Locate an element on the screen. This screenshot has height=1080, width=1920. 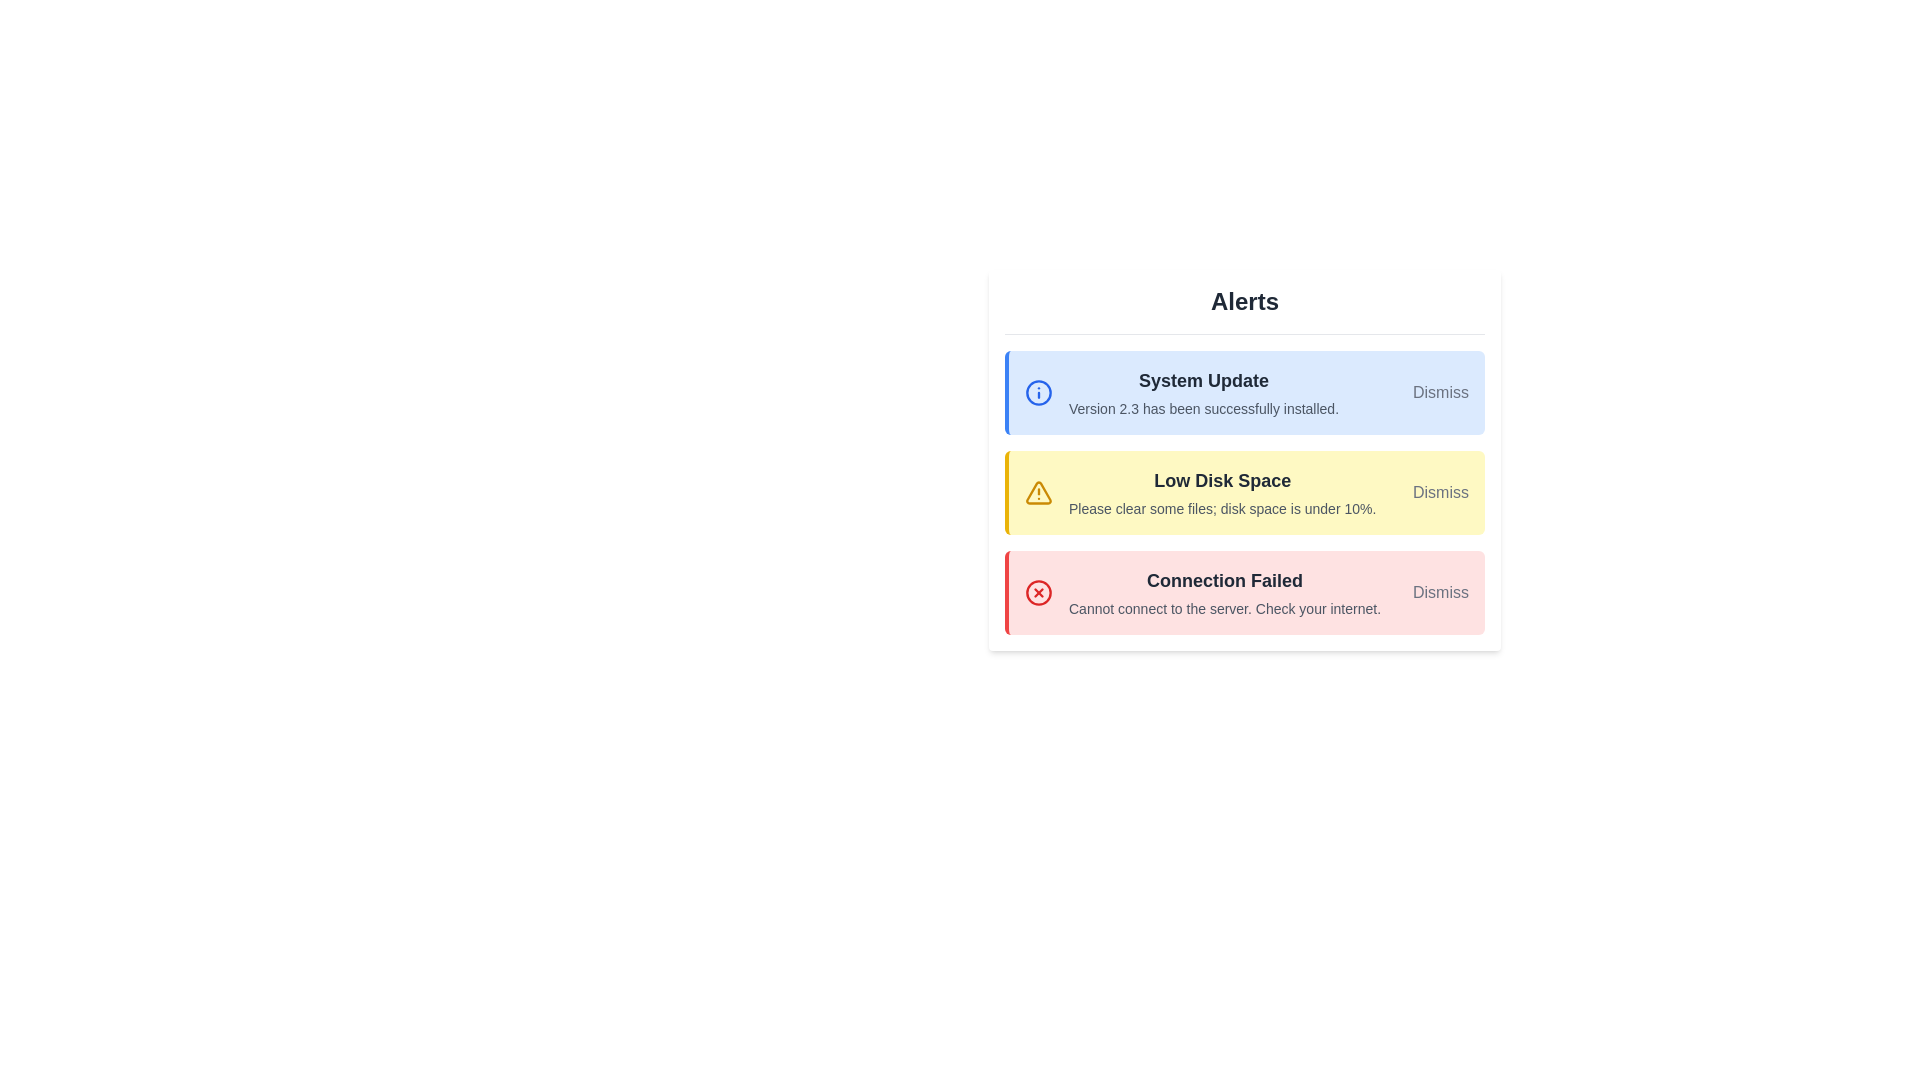
the blue circular decorative icon located on the left side of the topmost notification panel, next to the 'System Update - Version 2.3 has been successfully installed.' text is located at coordinates (1038, 393).